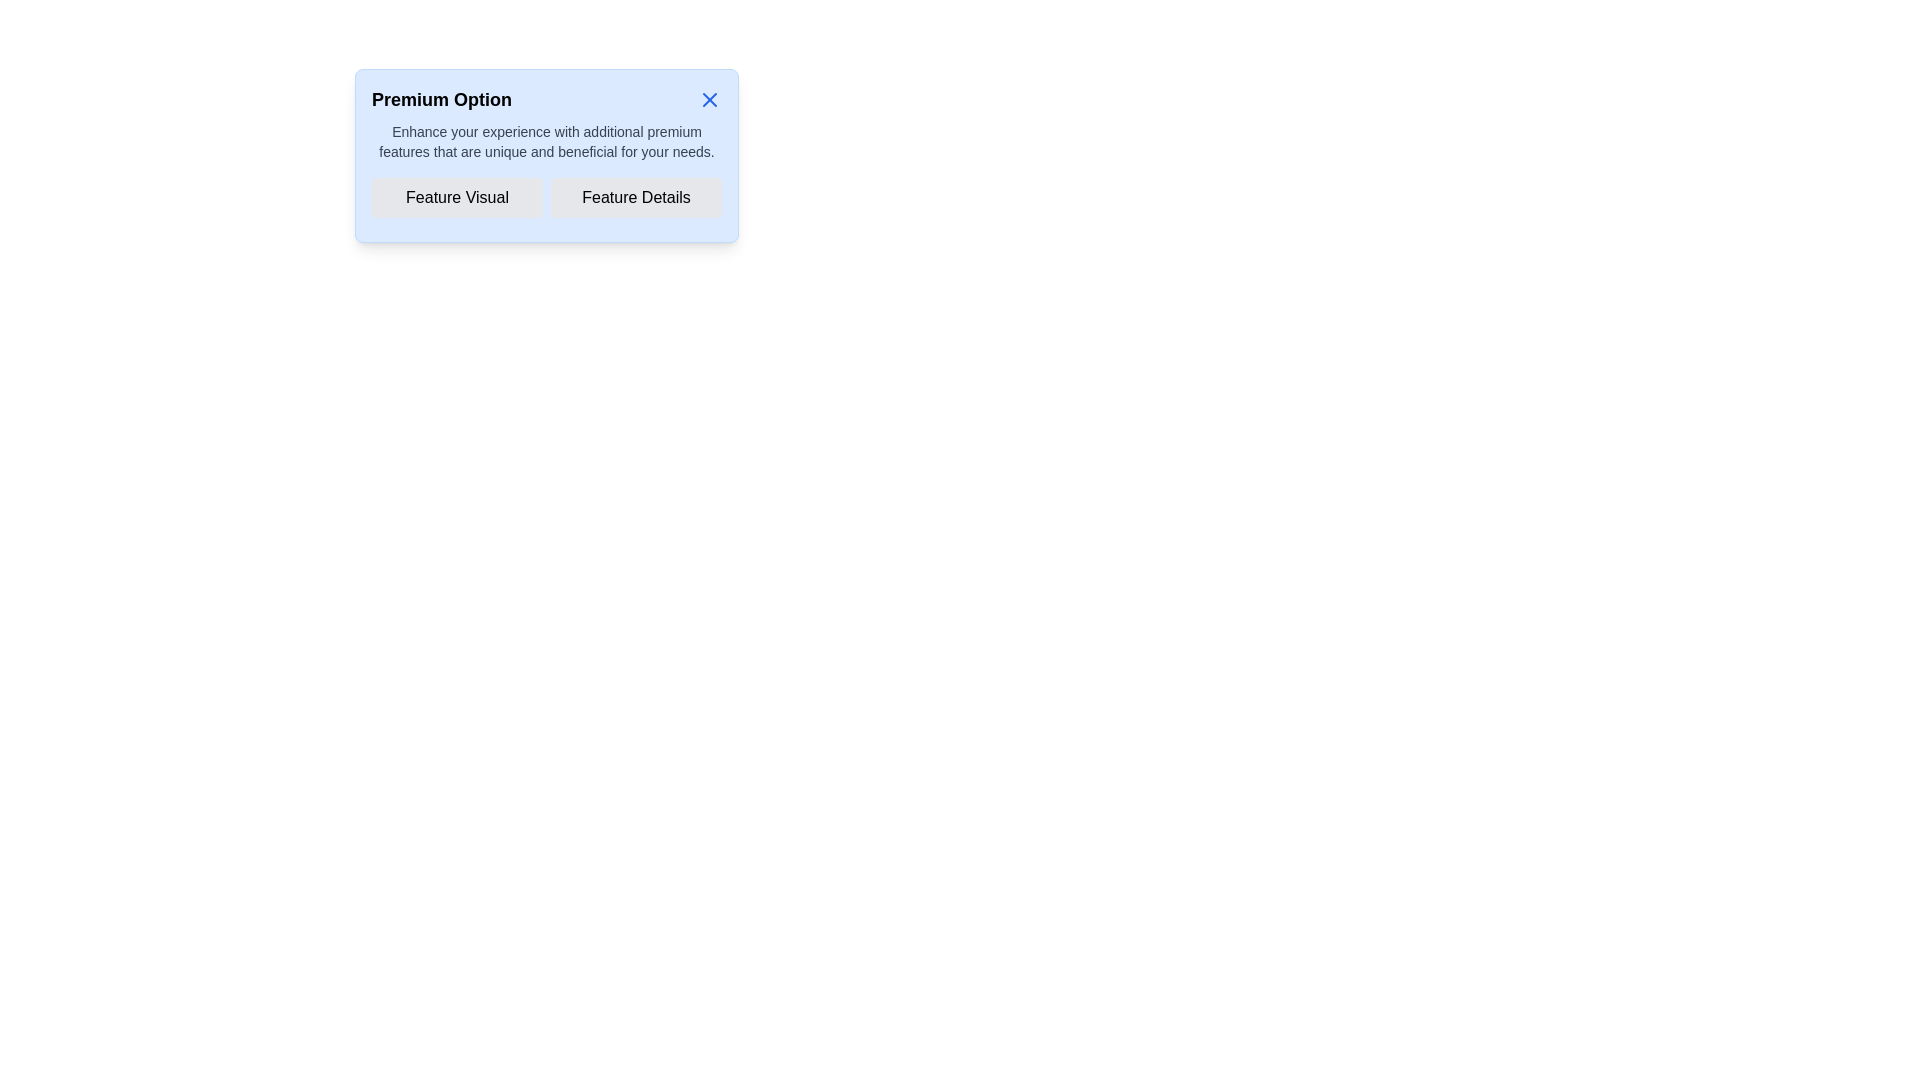 The height and width of the screenshot is (1080, 1920). Describe the element at coordinates (456, 197) in the screenshot. I see `the leftmost button in the horizontal group at the bottom of the modal box` at that location.